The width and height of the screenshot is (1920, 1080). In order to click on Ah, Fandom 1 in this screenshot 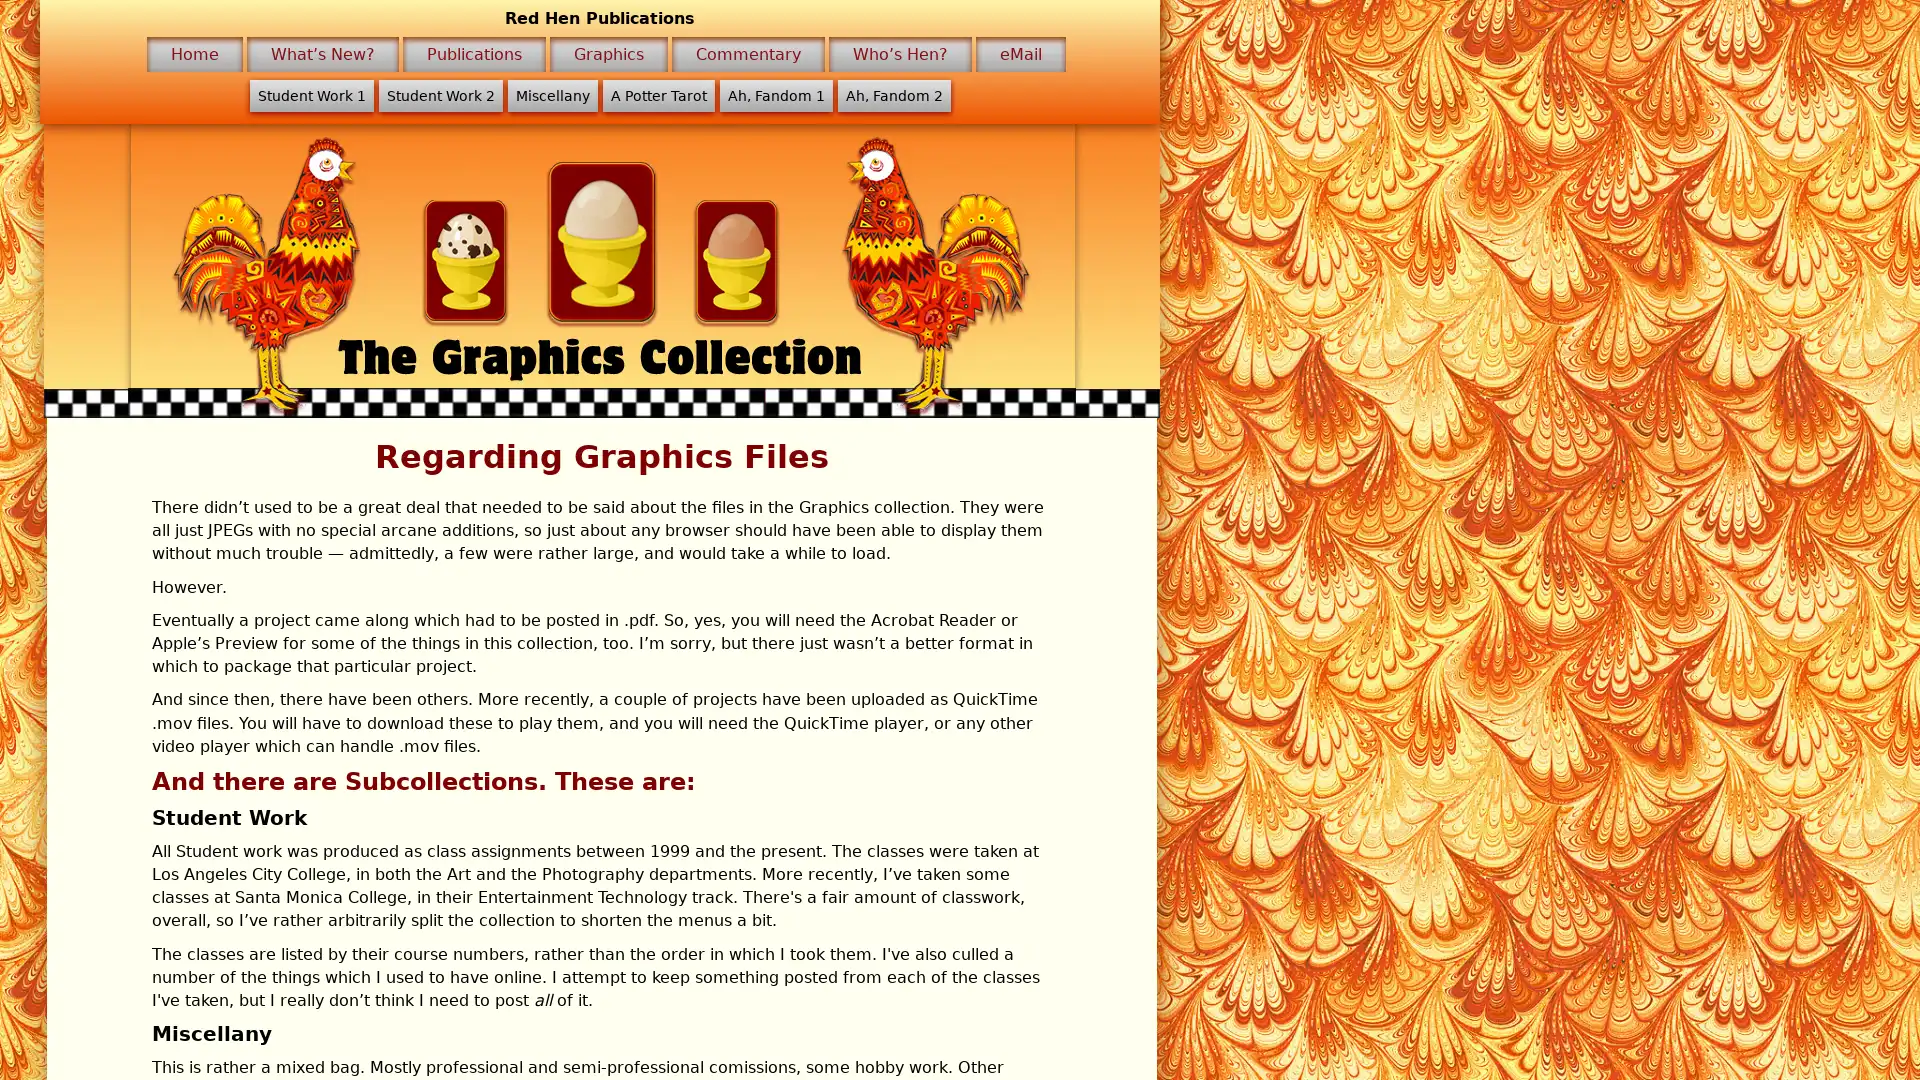, I will do `click(774, 96)`.